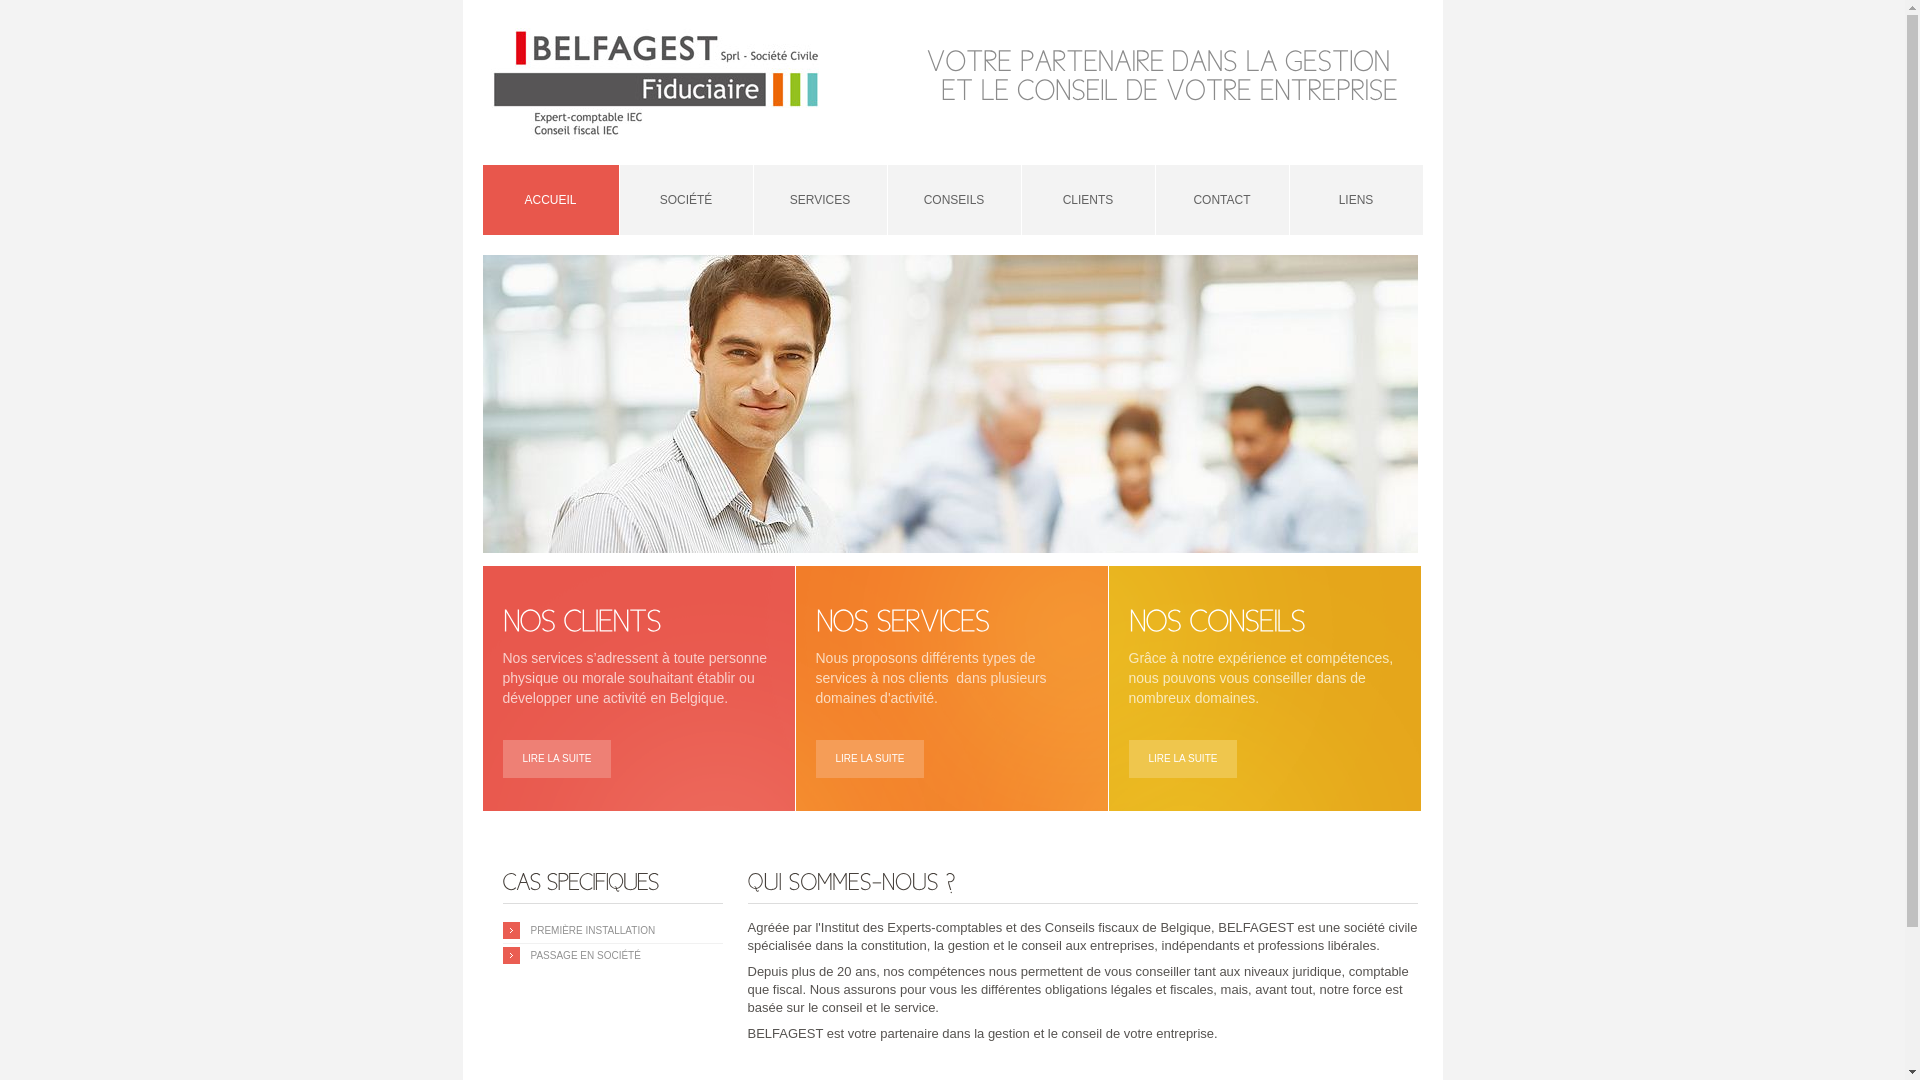 This screenshot has height=1080, width=1920. What do you see at coordinates (1156, 200) in the screenshot?
I see `'CONTACT'` at bounding box center [1156, 200].